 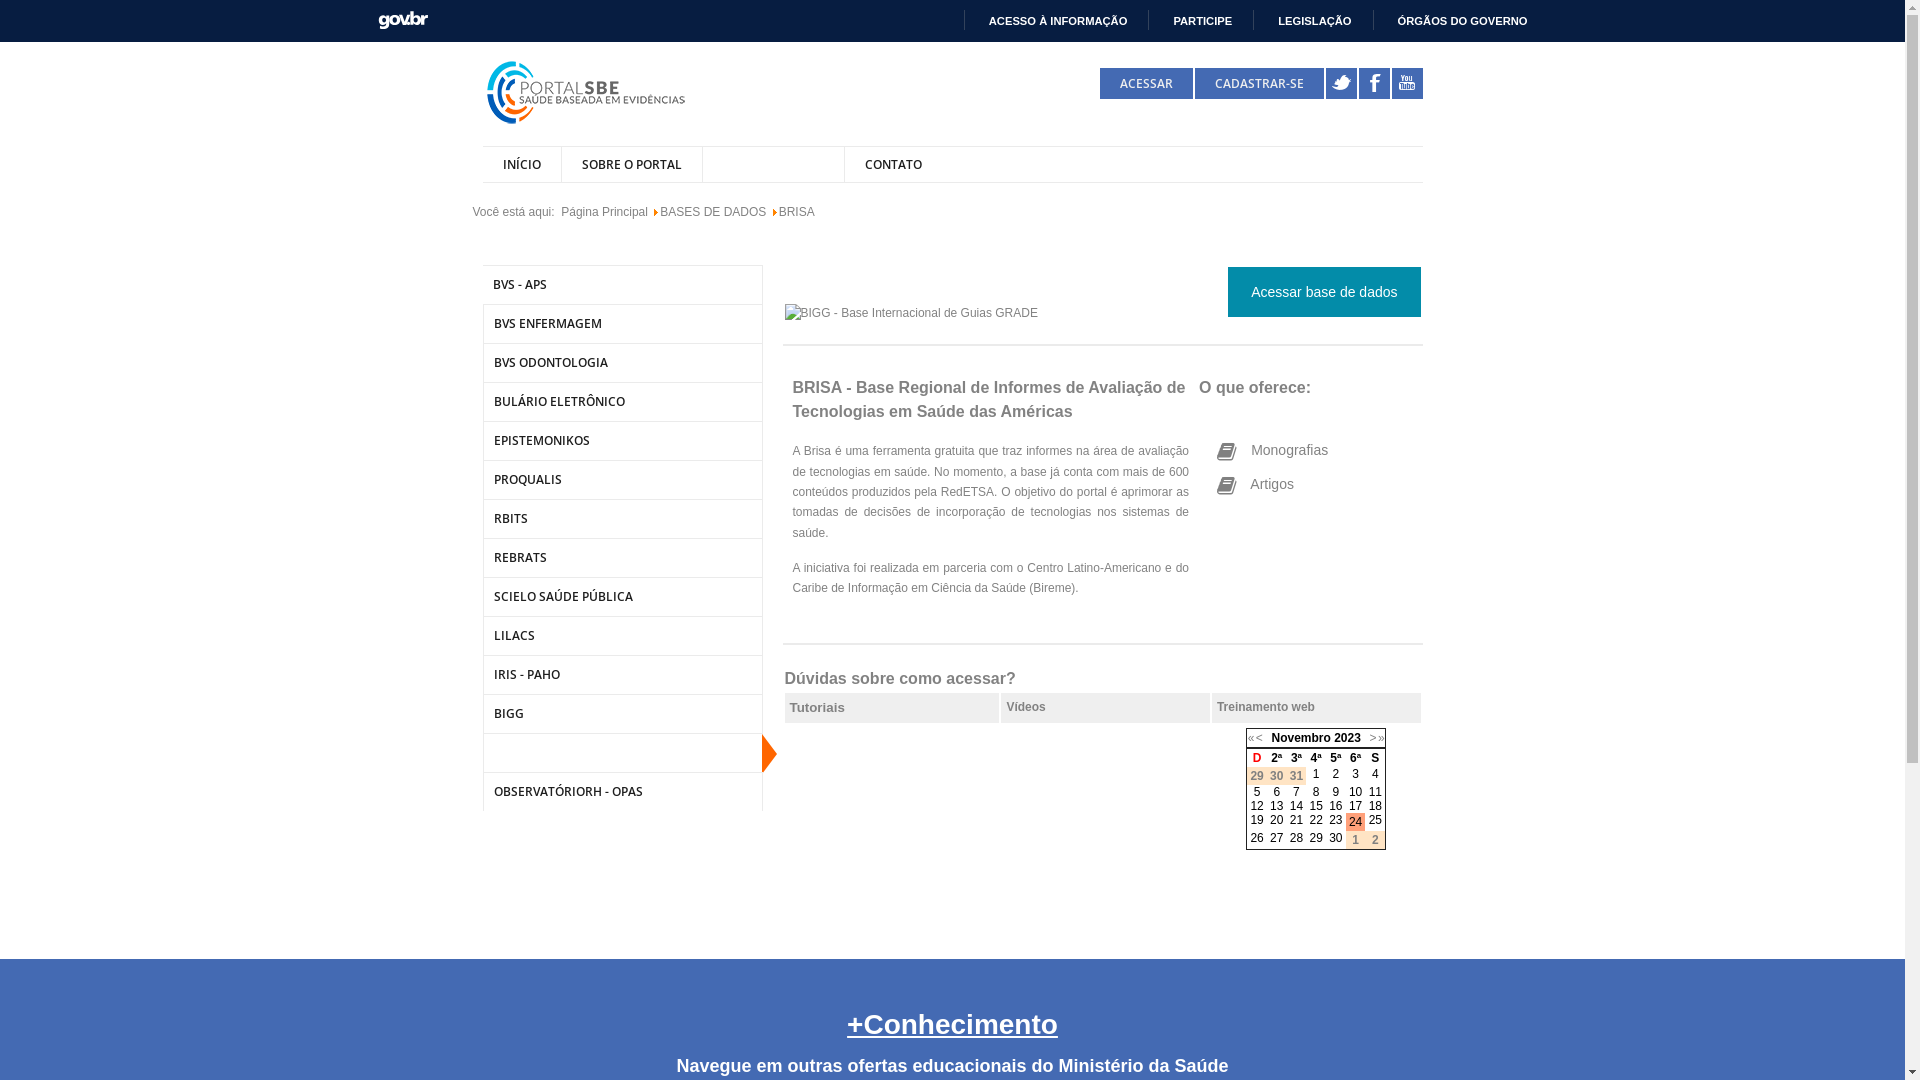 I want to click on 'Twitter', so click(x=1341, y=82).